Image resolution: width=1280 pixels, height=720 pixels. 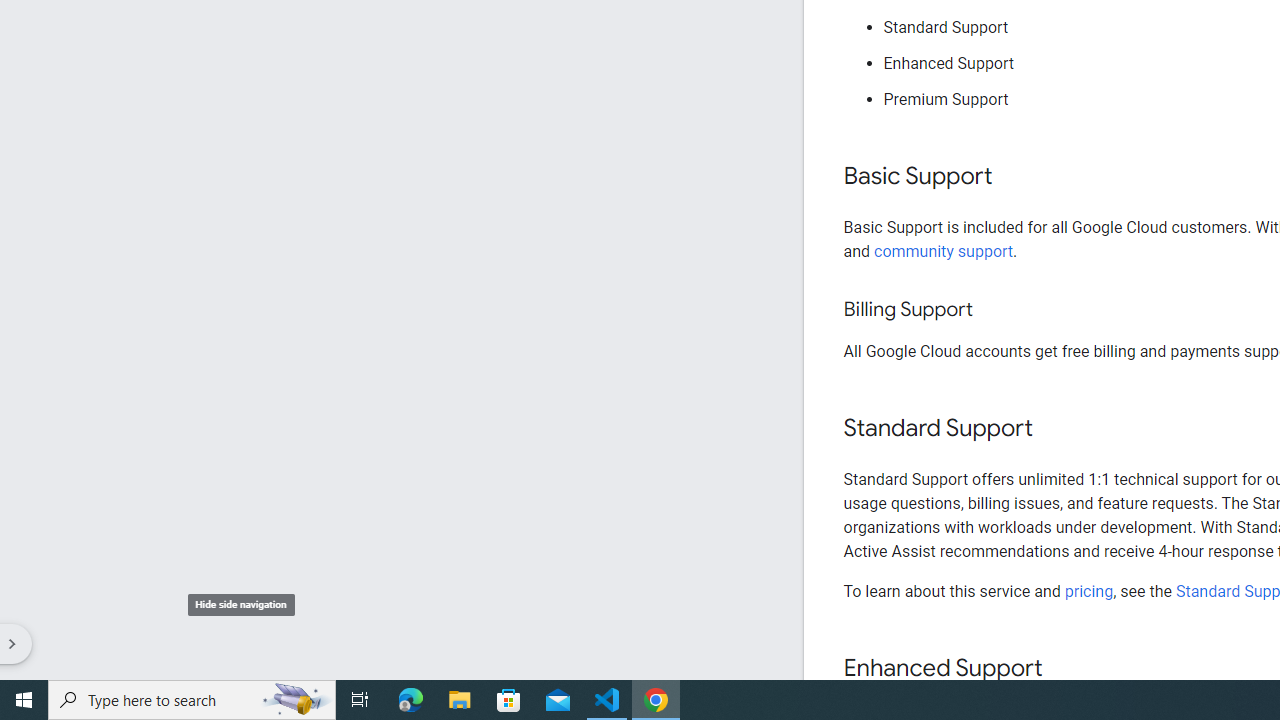 I want to click on 'community support', so click(x=943, y=250).